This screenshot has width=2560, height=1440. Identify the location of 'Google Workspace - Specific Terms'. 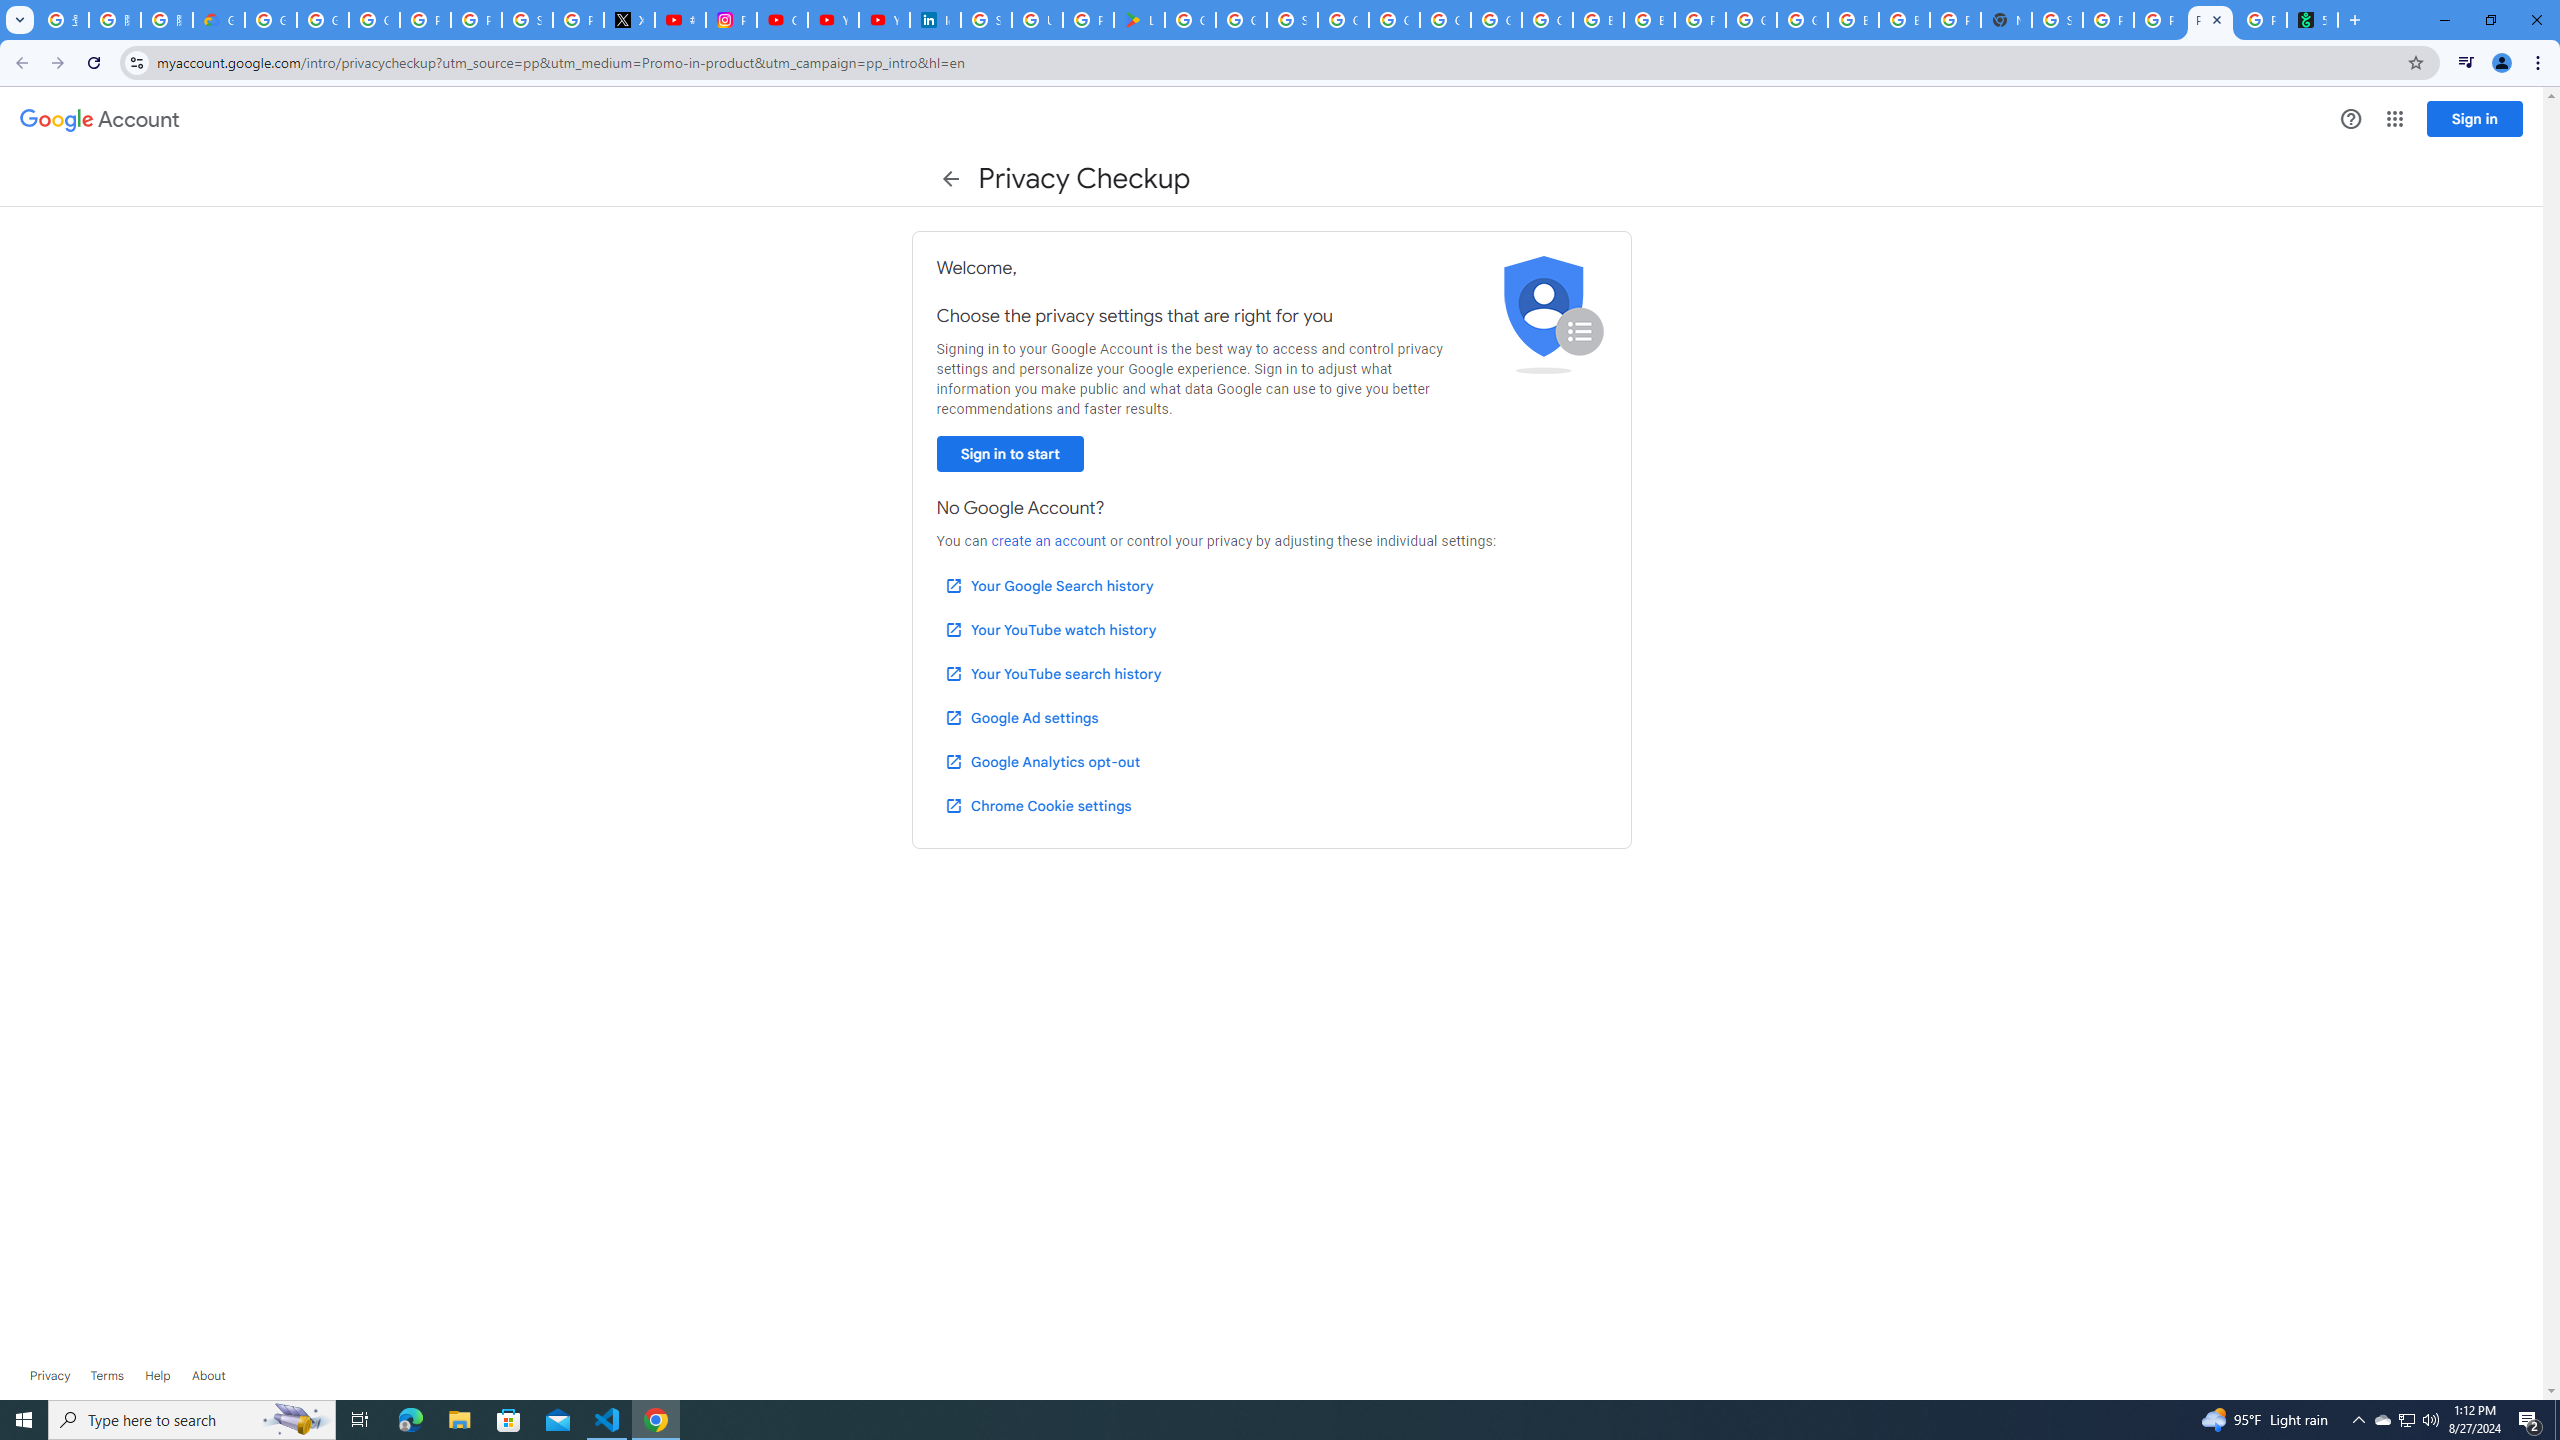
(1239, 19).